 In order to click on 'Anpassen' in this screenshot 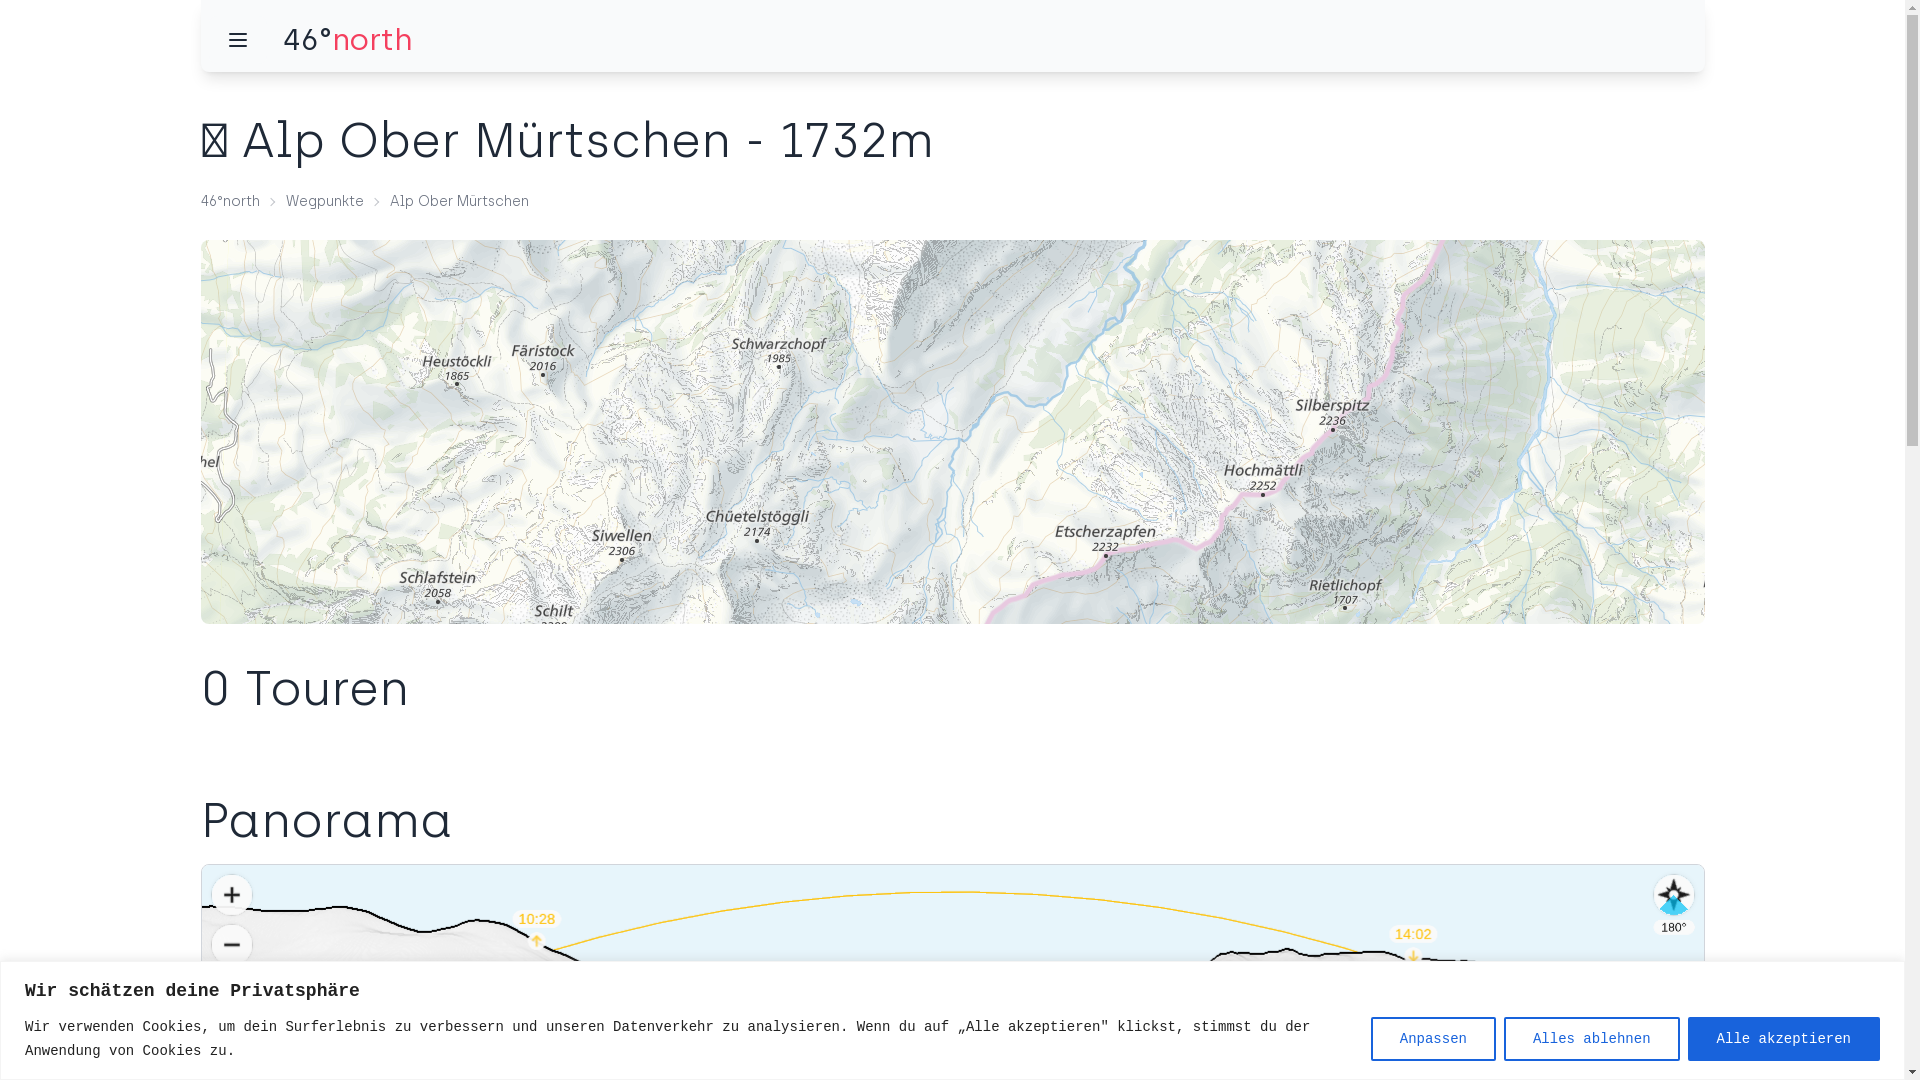, I will do `click(1432, 1036)`.